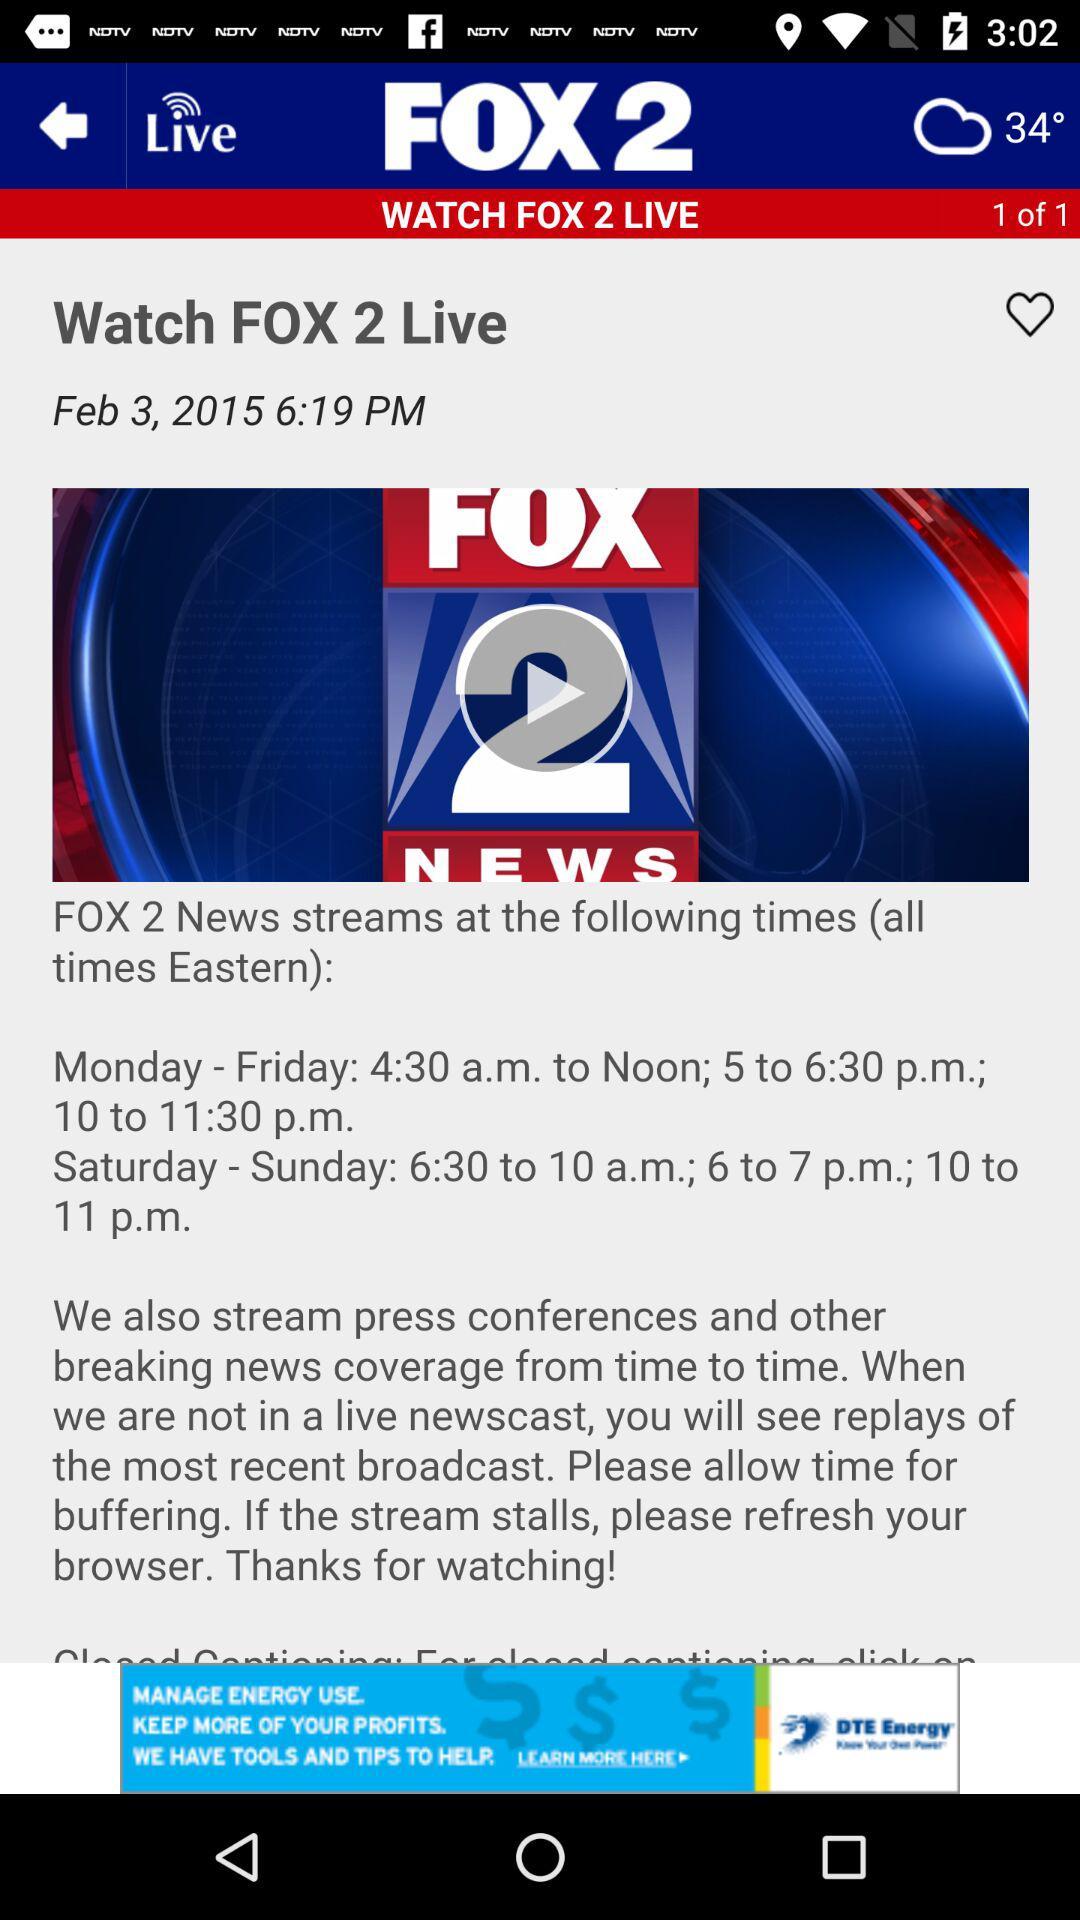 The image size is (1080, 1920). Describe the element at coordinates (540, 1727) in the screenshot. I see `advertisement click` at that location.